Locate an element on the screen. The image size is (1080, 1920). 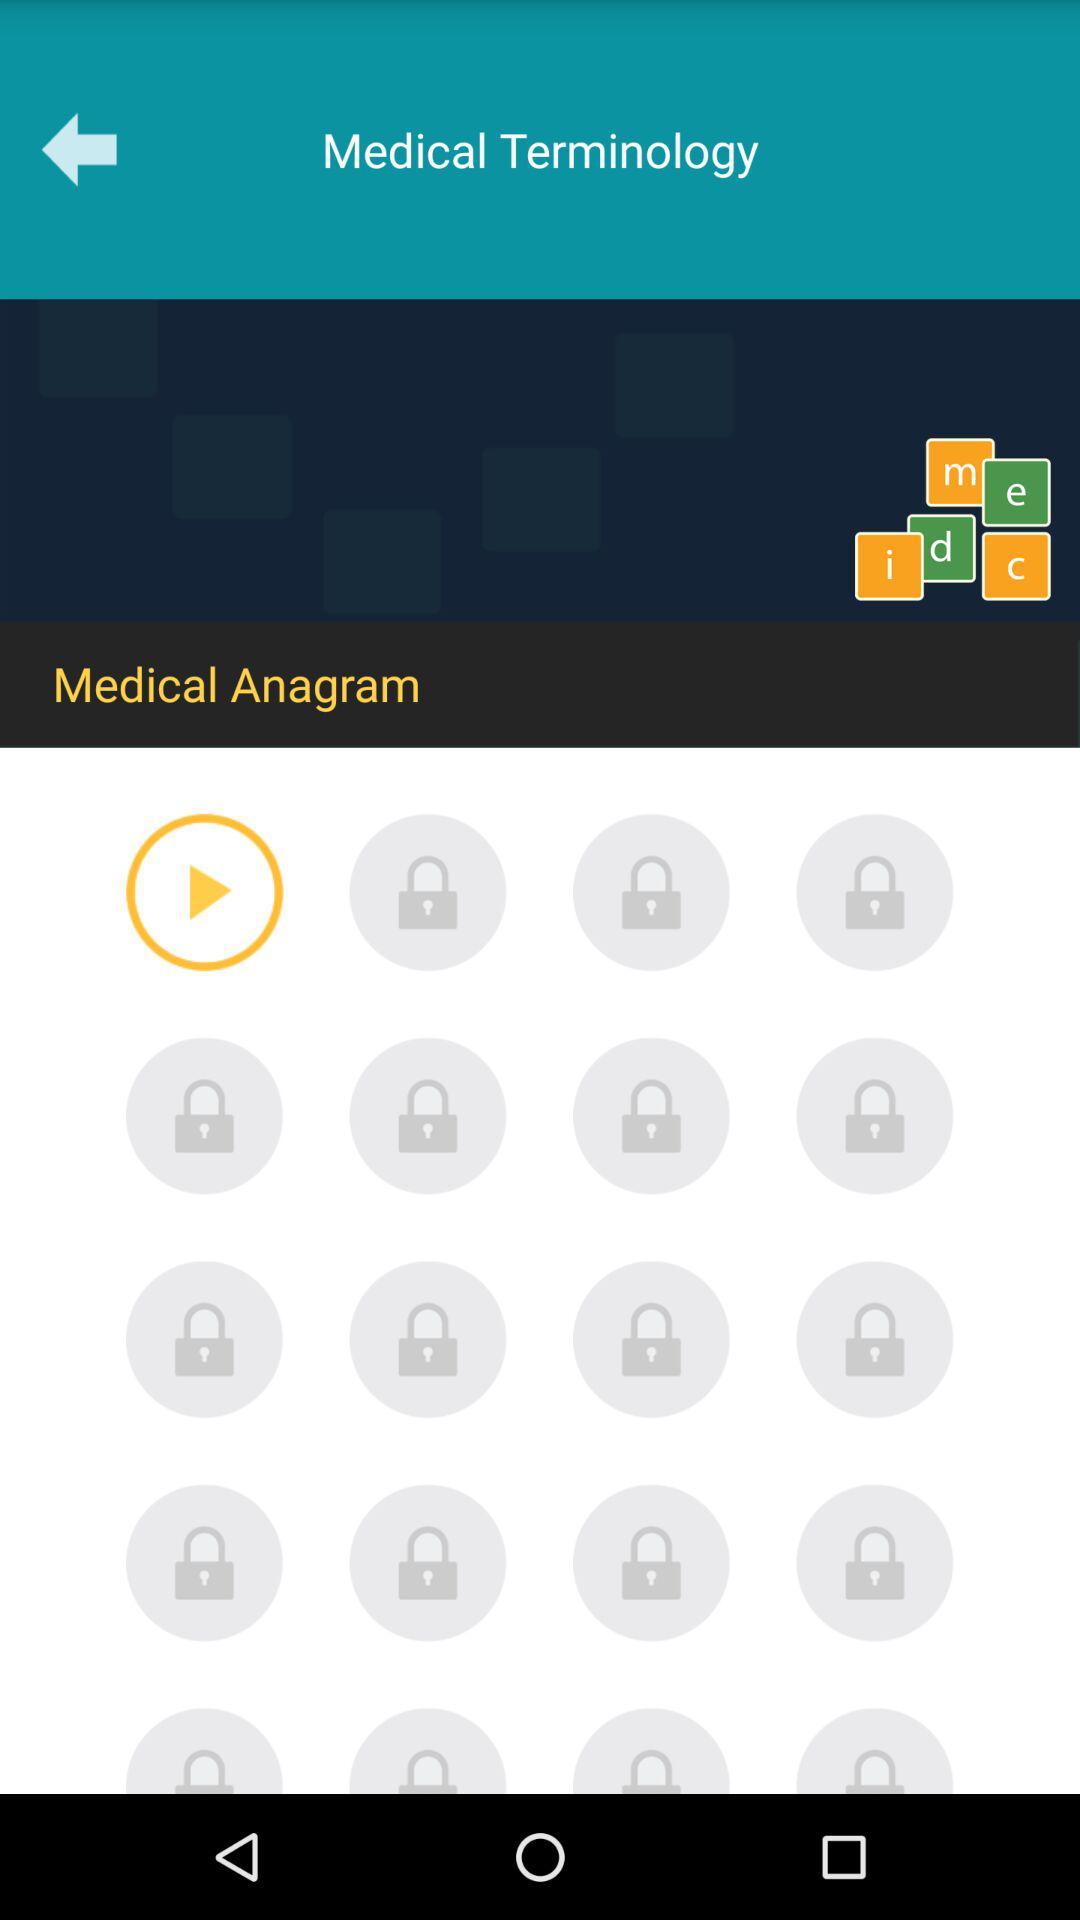
locked option is located at coordinates (204, 1749).